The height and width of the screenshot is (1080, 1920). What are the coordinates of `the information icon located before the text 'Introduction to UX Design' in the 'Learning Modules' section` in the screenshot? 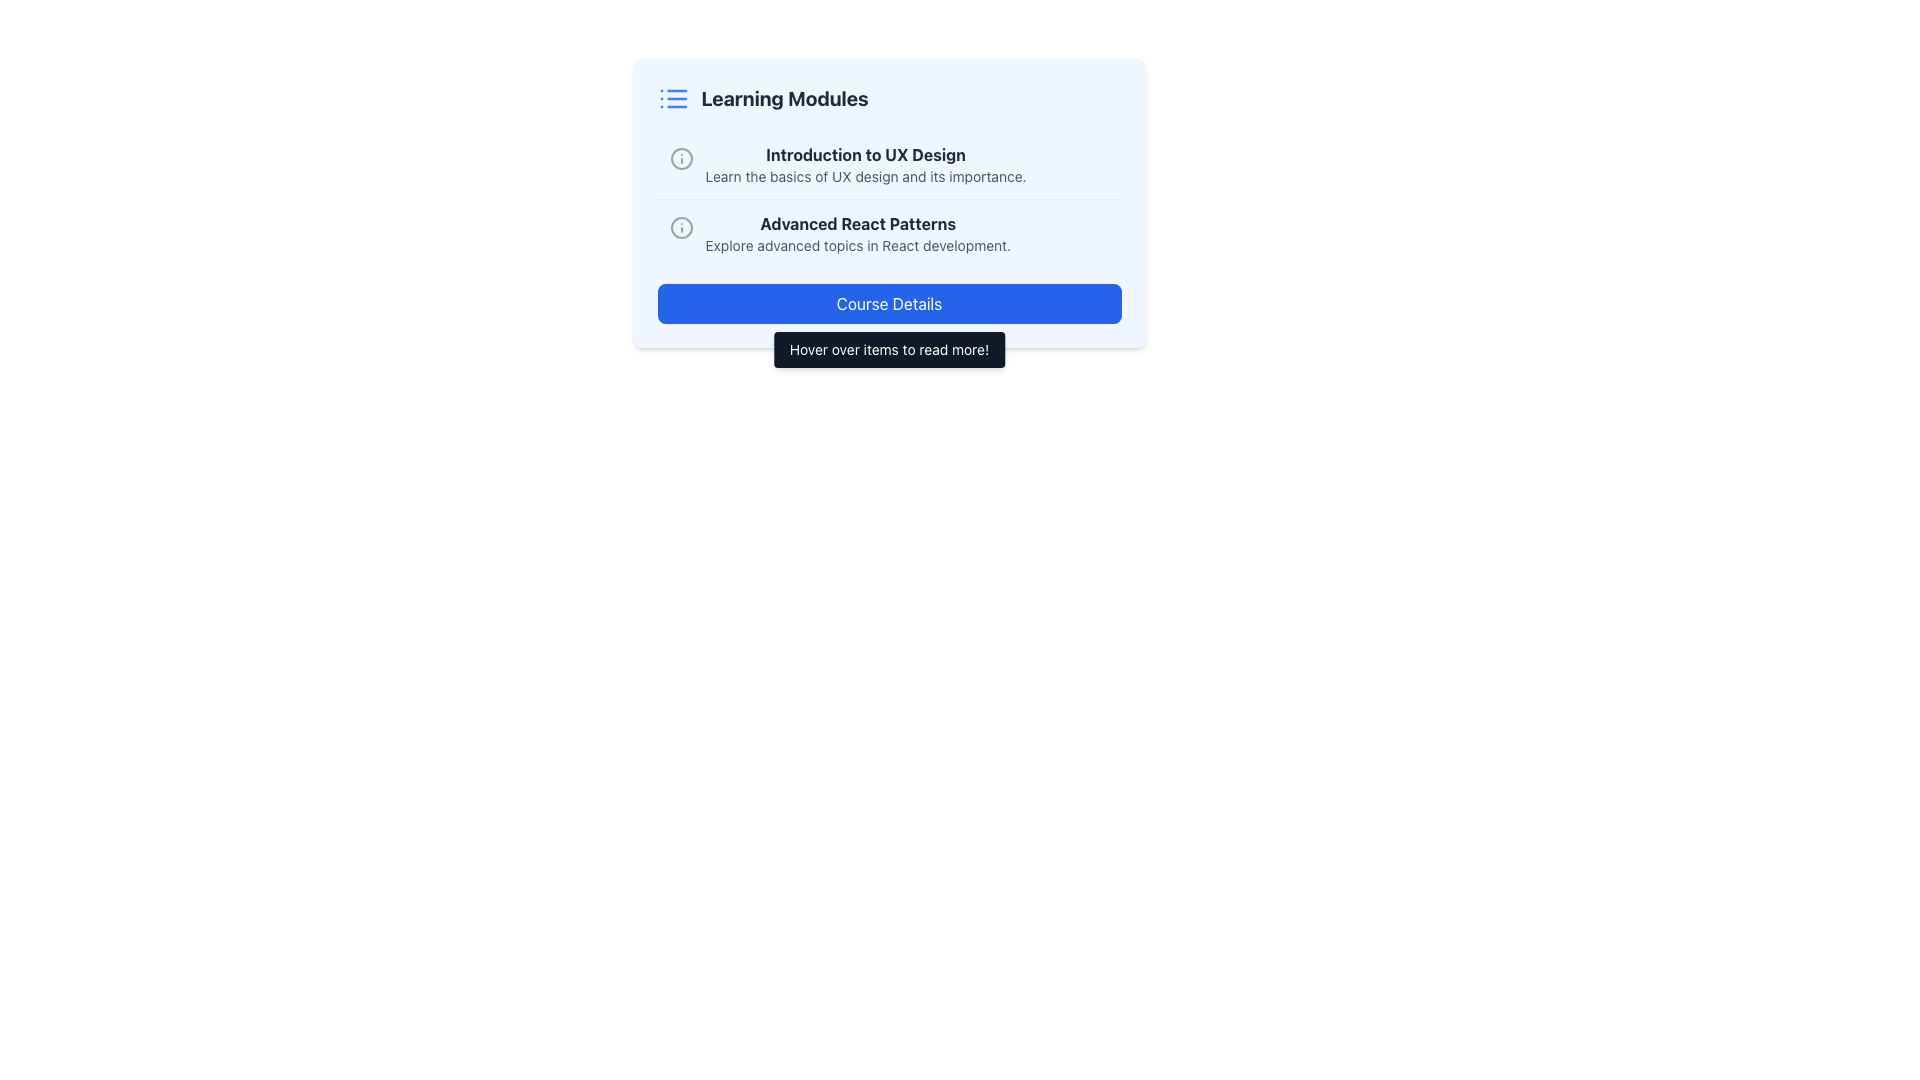 It's located at (681, 157).